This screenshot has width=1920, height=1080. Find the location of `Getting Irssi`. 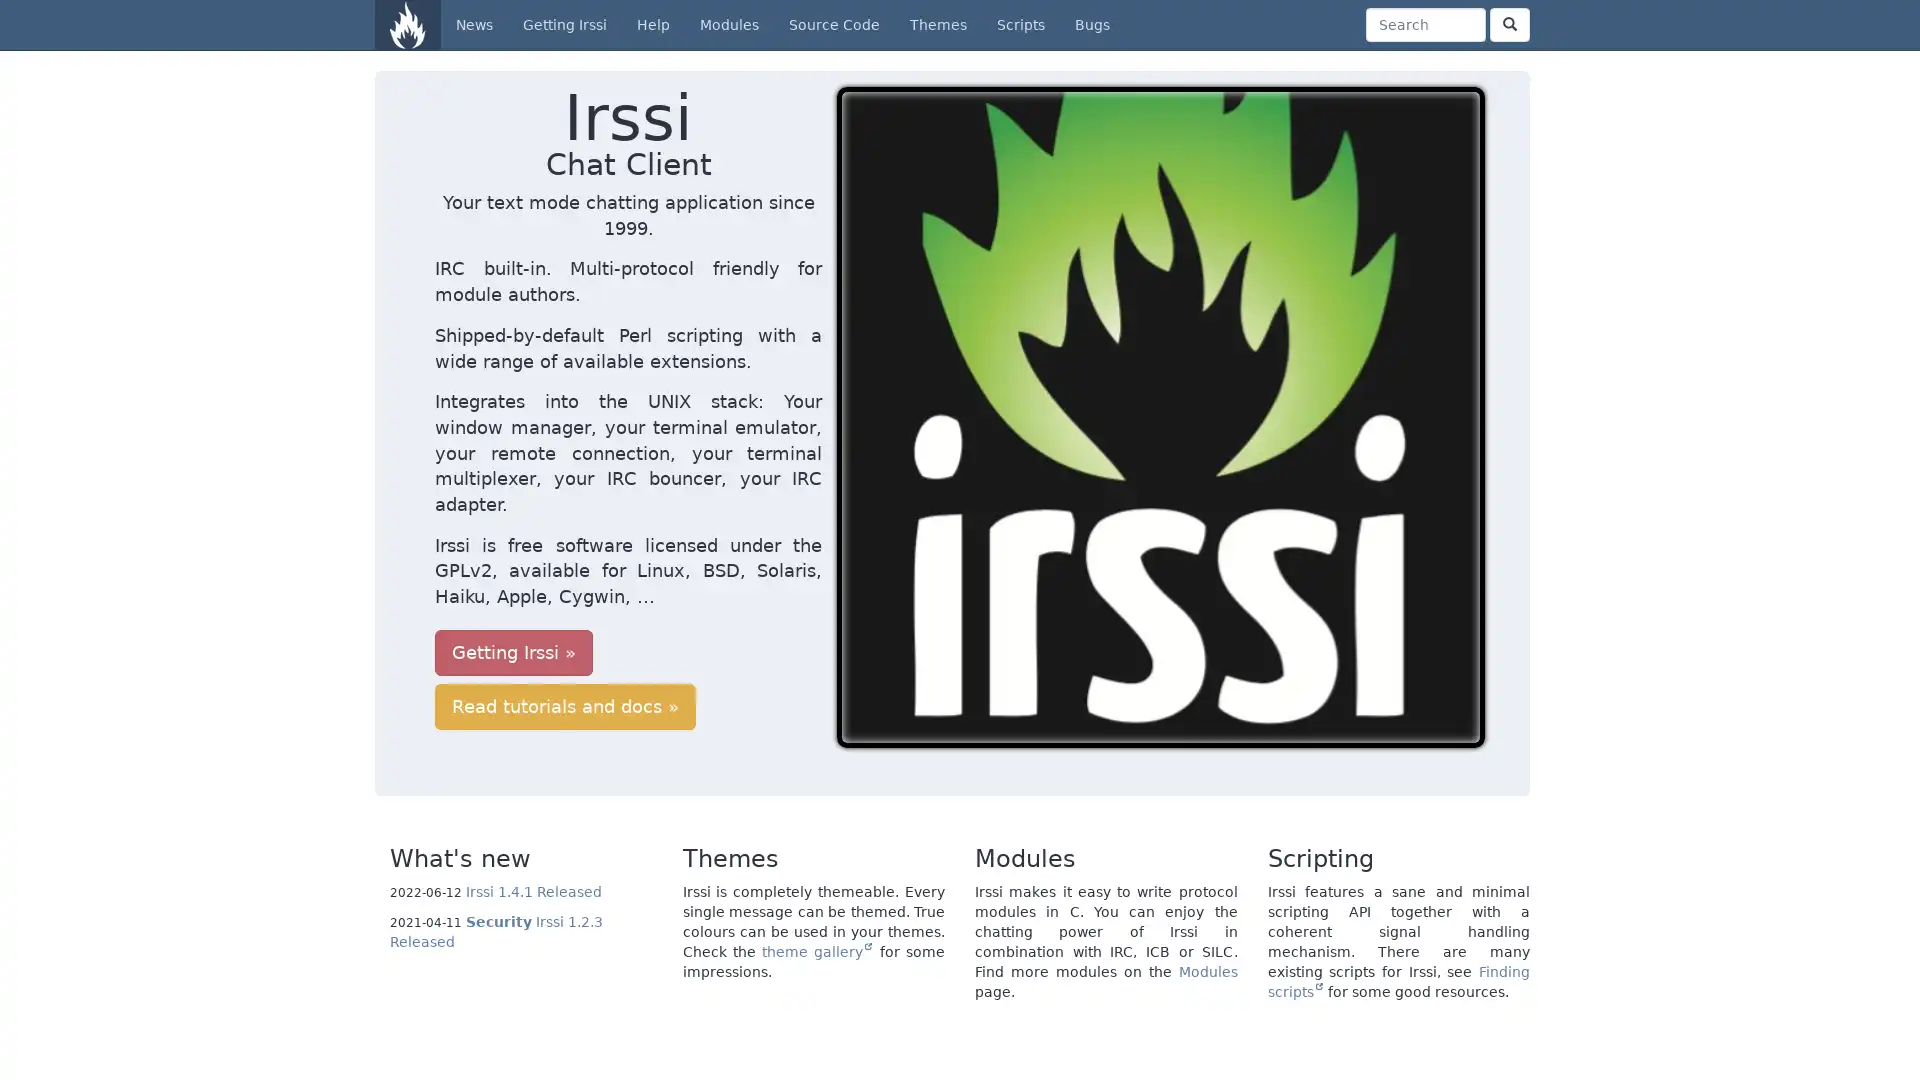

Getting Irssi is located at coordinates (513, 574).